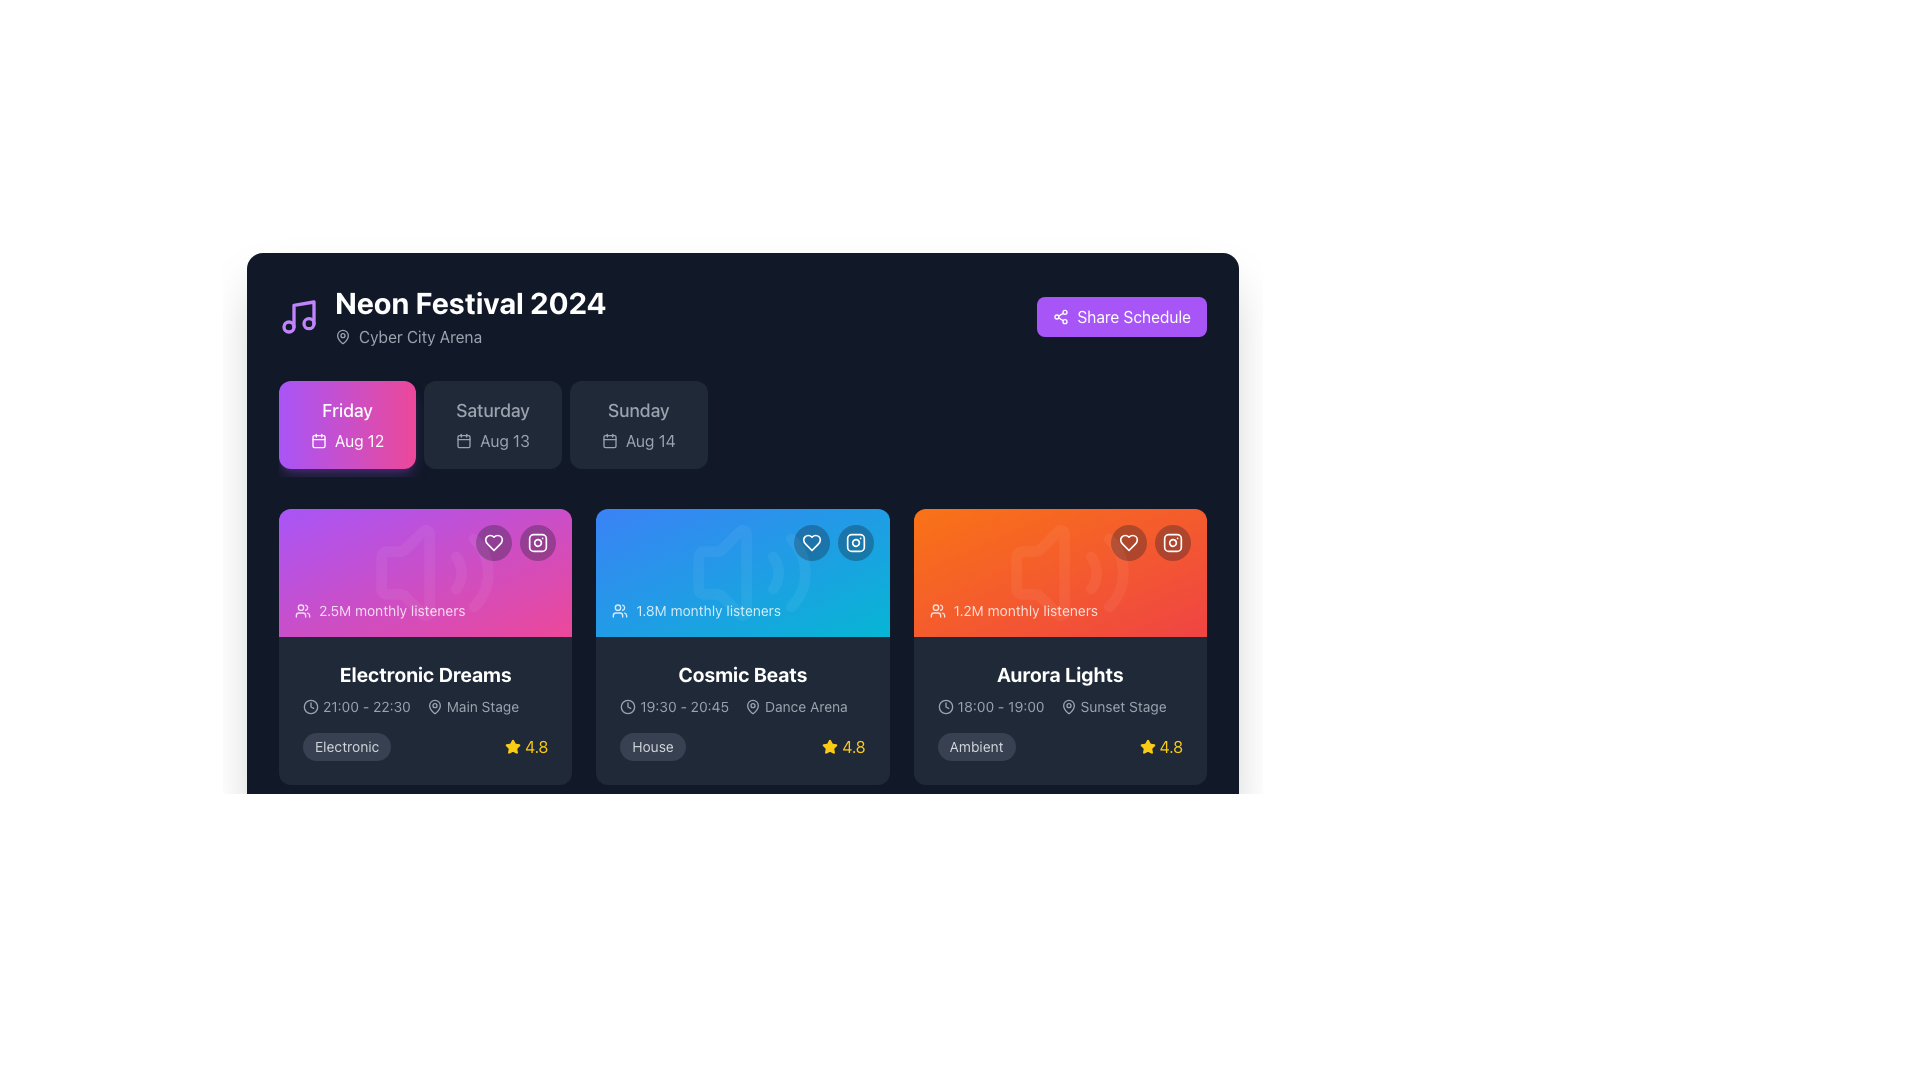 This screenshot has height=1080, width=1920. What do you see at coordinates (359, 439) in the screenshot?
I see `the text 'Aug 12' displayed in a bold, white font on a lively pink background, part of a styled button or tag with a calendar icon` at bounding box center [359, 439].